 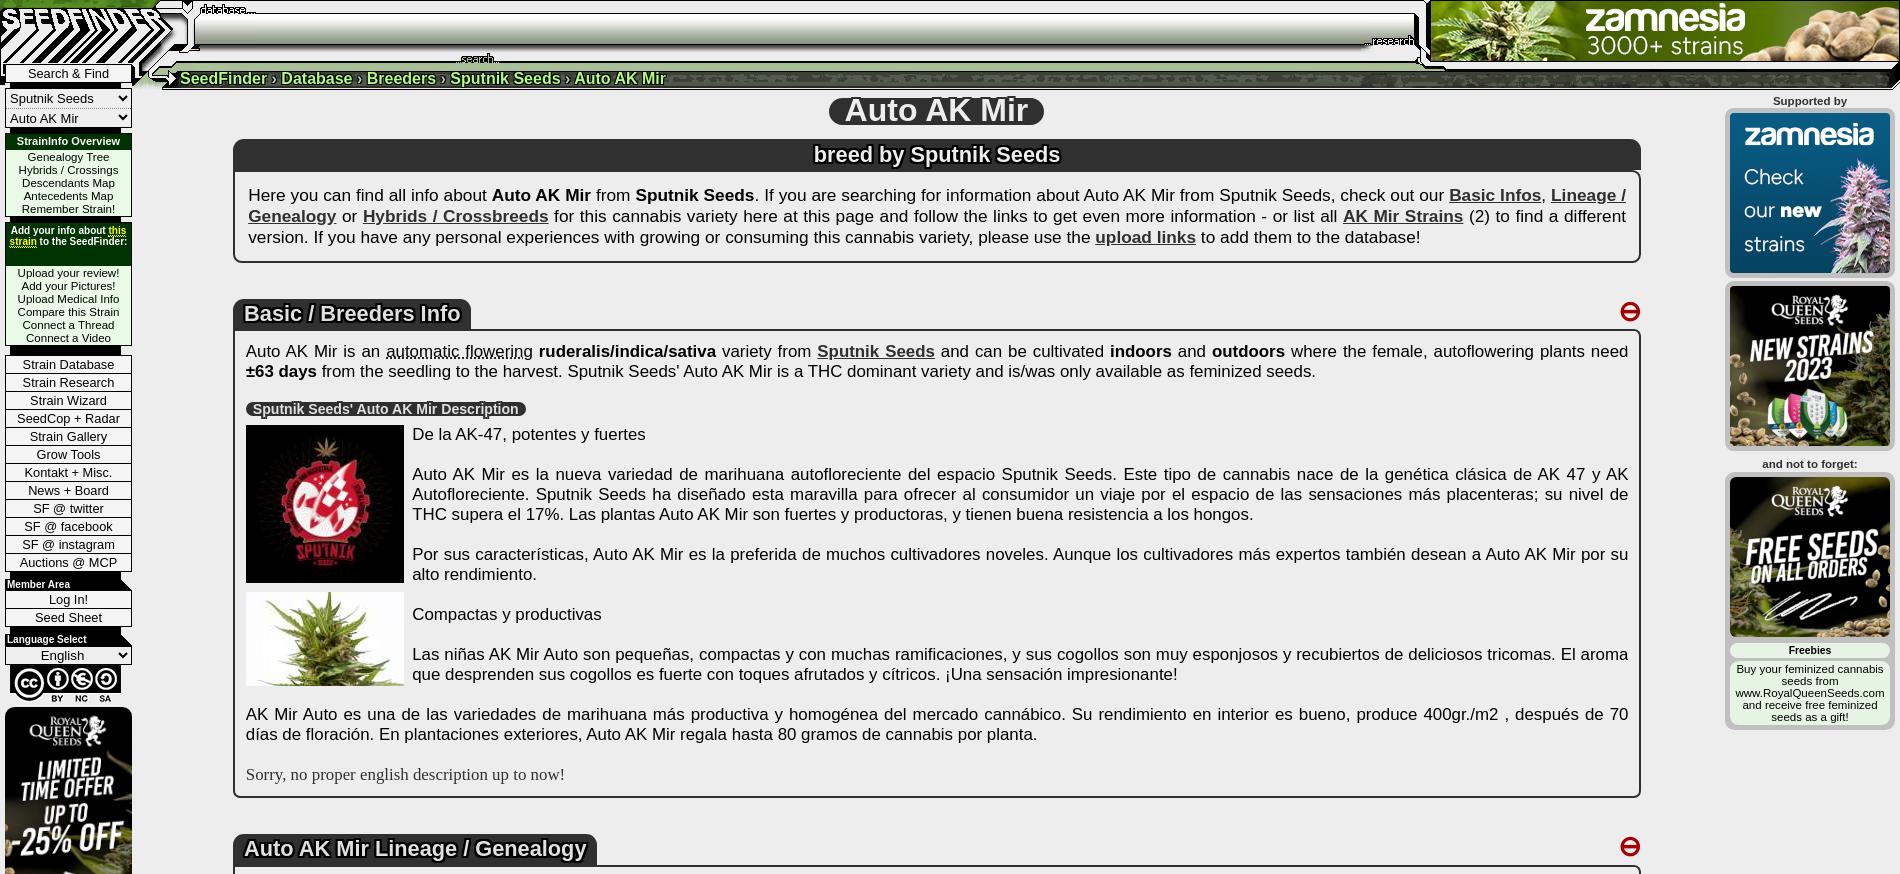 I want to click on 'from the seedling to the harvest.  Sputnik Seeds' Auto AK Mir', so click(x=546, y=370).